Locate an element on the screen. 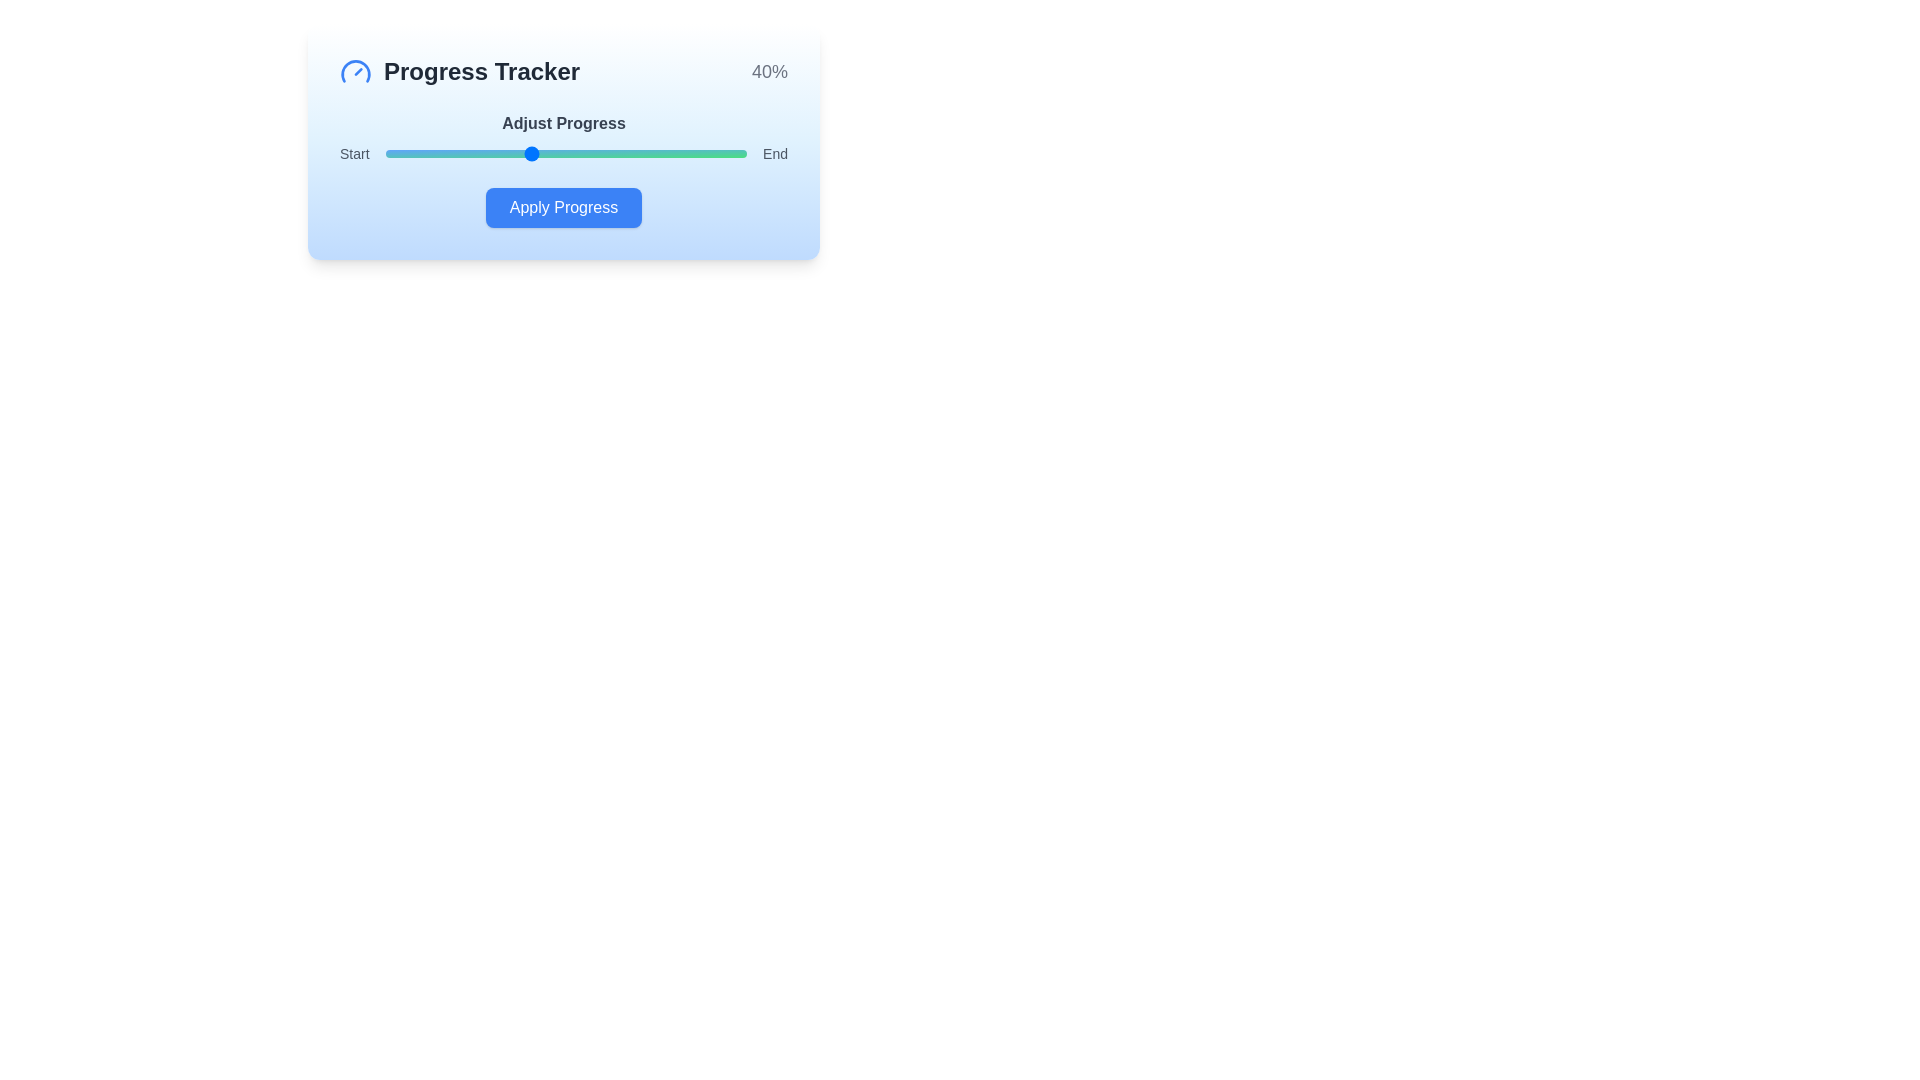 The width and height of the screenshot is (1920, 1080). the 'Apply Progress' button is located at coordinates (563, 208).